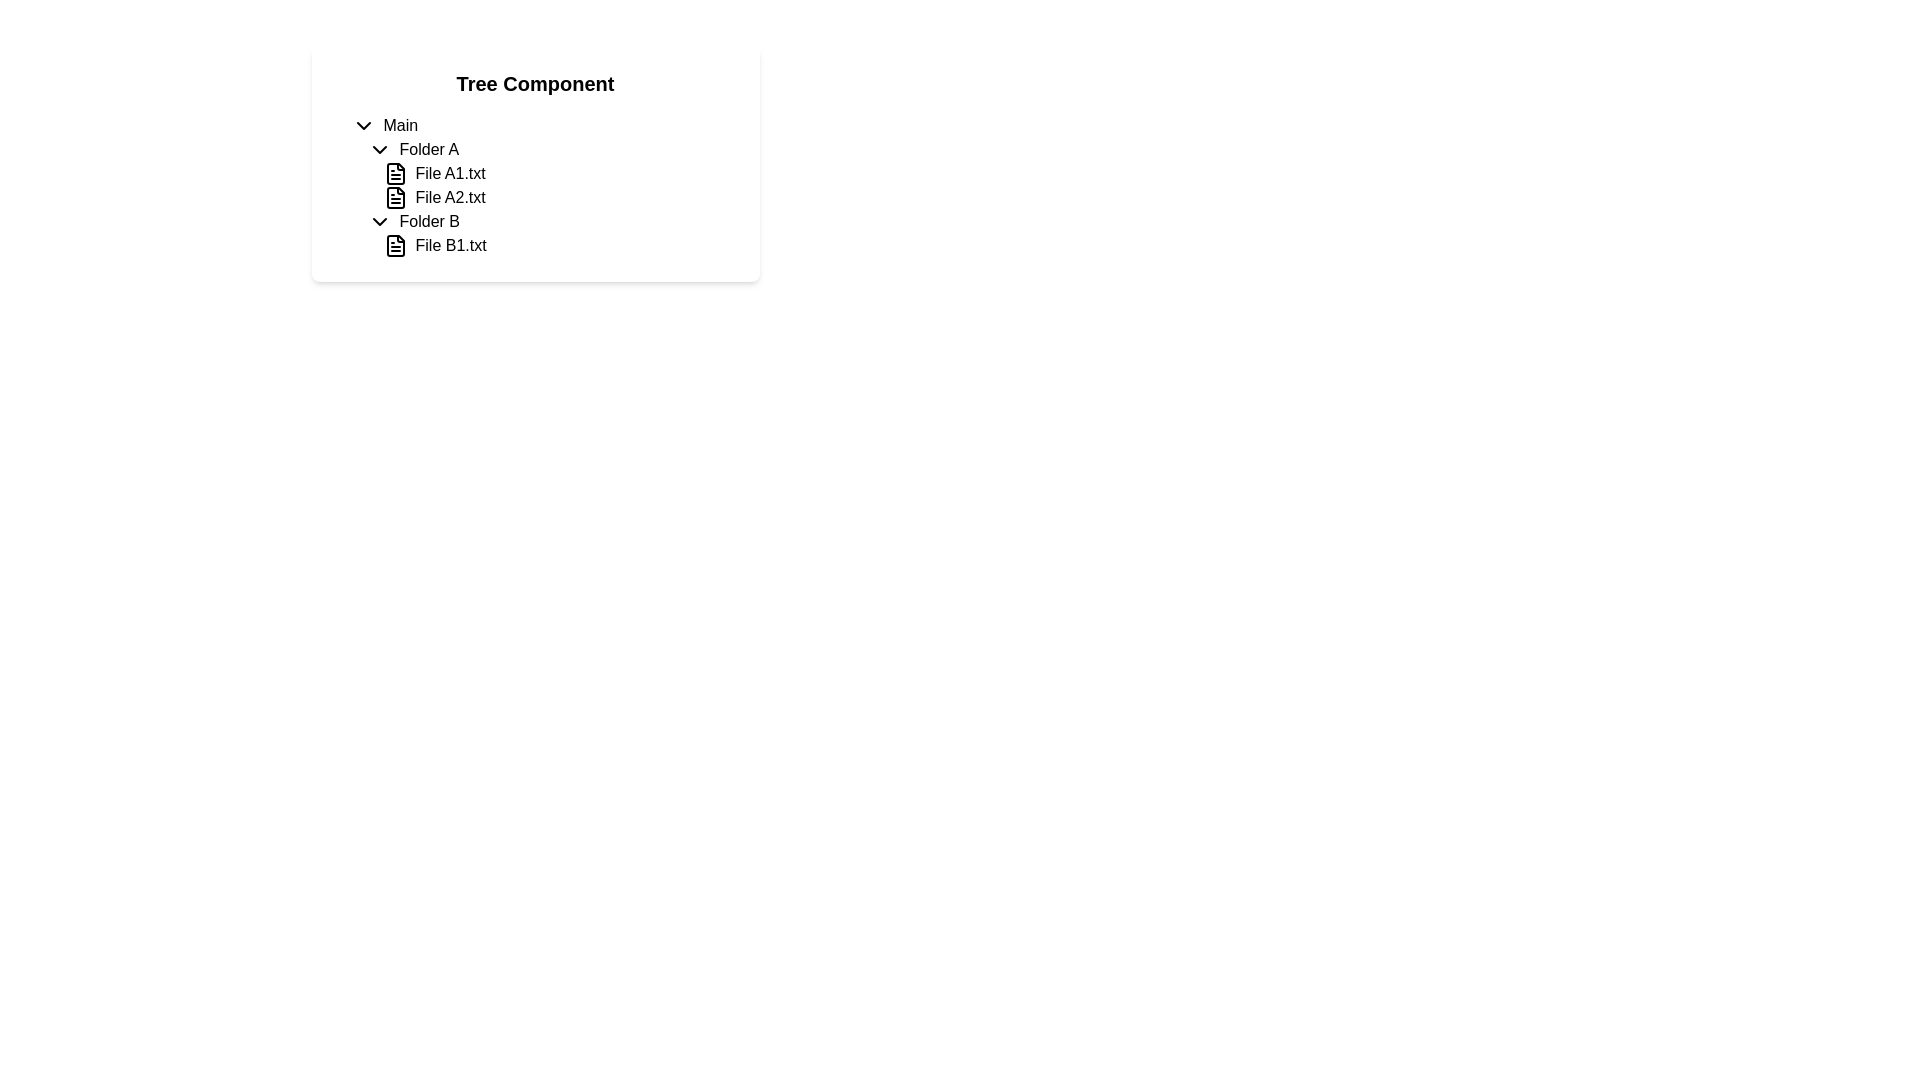 The width and height of the screenshot is (1920, 1080). What do you see at coordinates (543, 172) in the screenshot?
I see `the second top-level collapsible tree section labeled 'Main' in the file explorer interface` at bounding box center [543, 172].